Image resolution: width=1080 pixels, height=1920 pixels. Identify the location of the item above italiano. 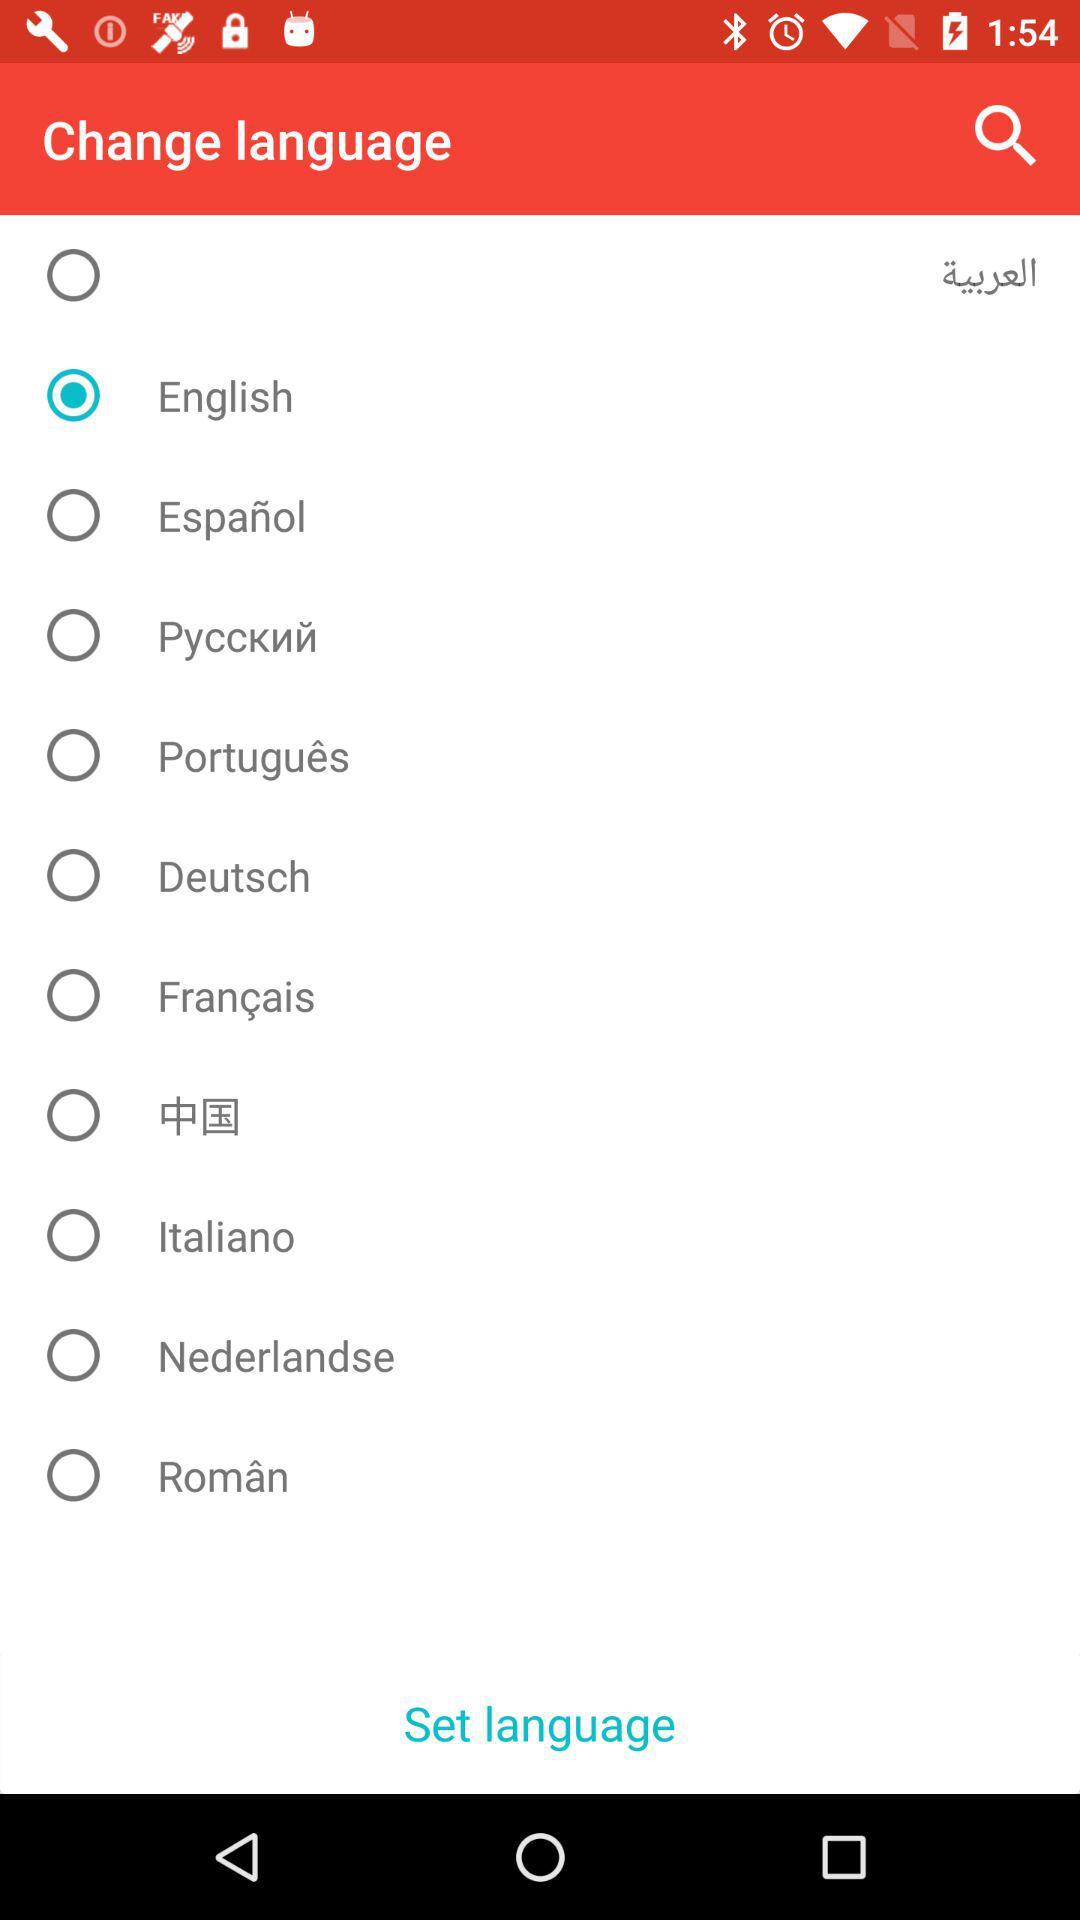
(555, 1114).